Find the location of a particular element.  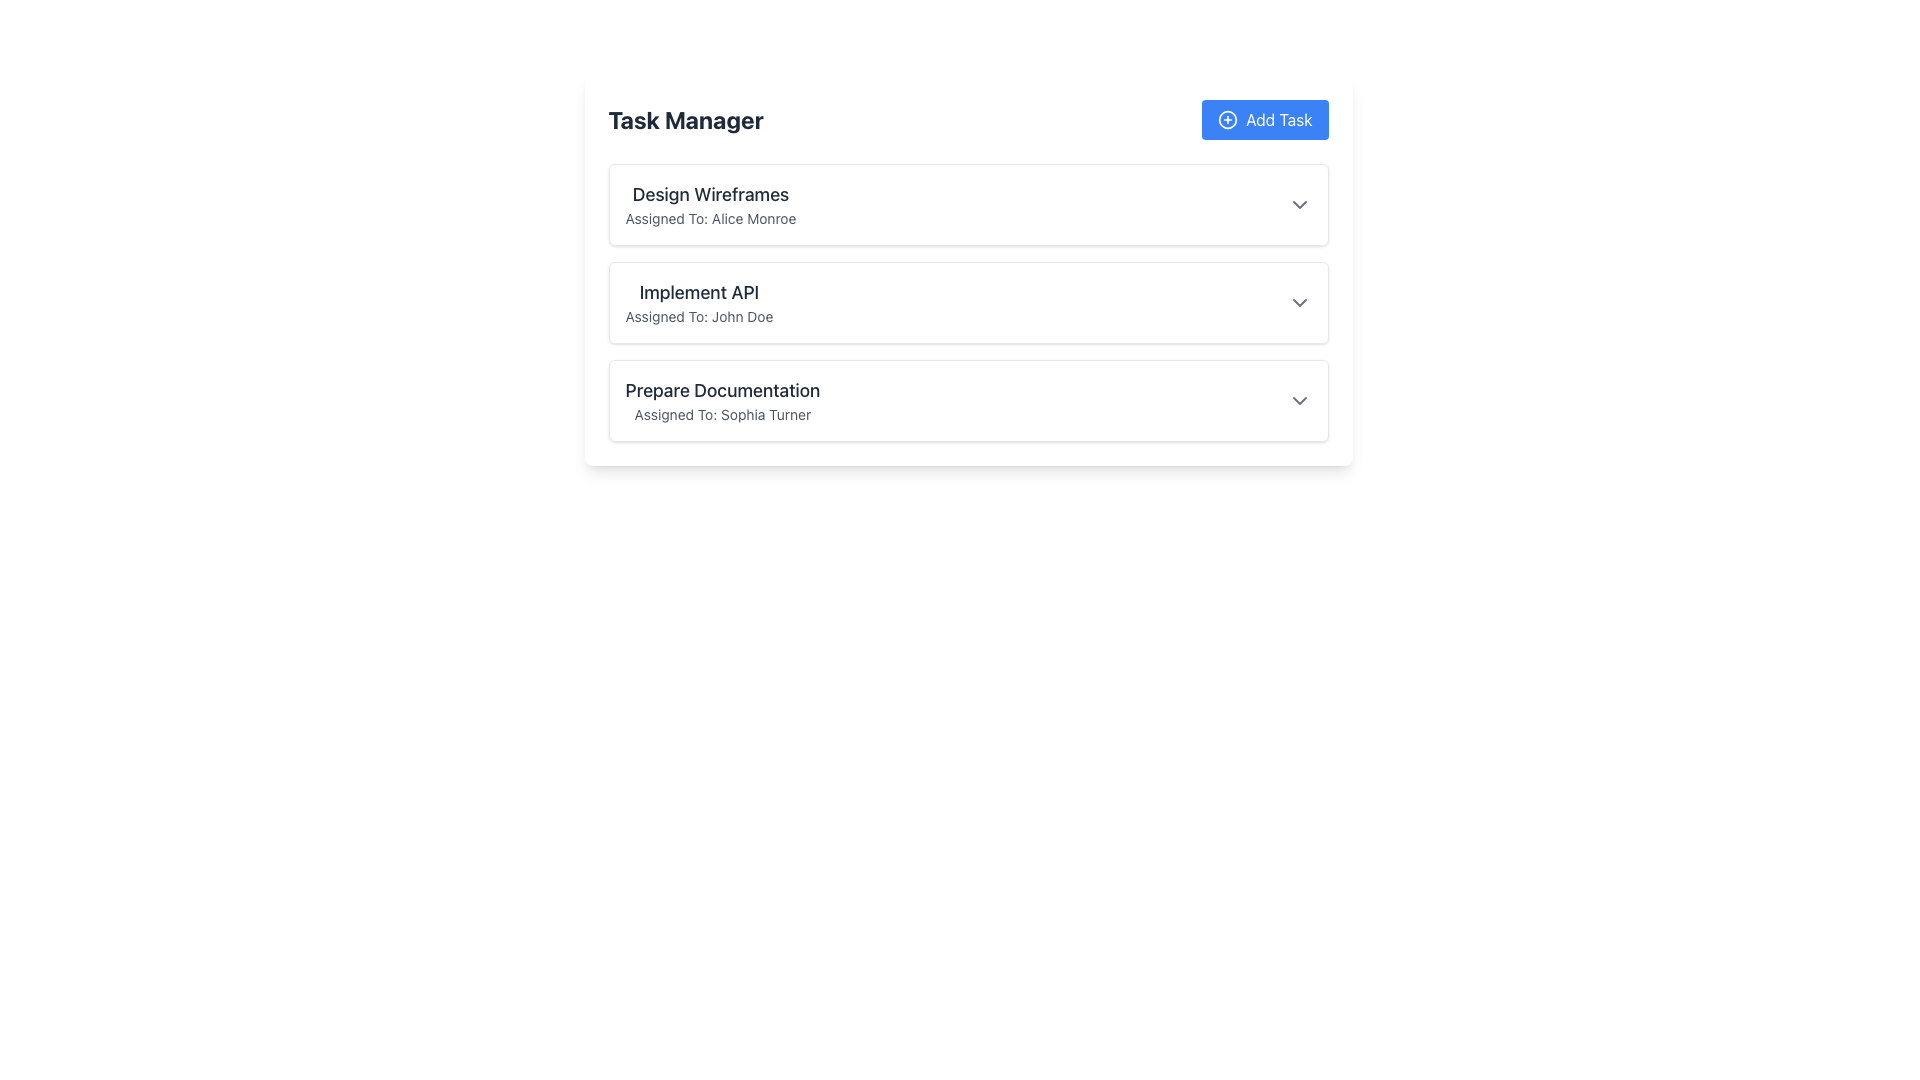

the text element titled 'Implement API', which is located within the second task card, positioned between 'Design Wireframes' and 'Prepare Documentation' is located at coordinates (699, 293).